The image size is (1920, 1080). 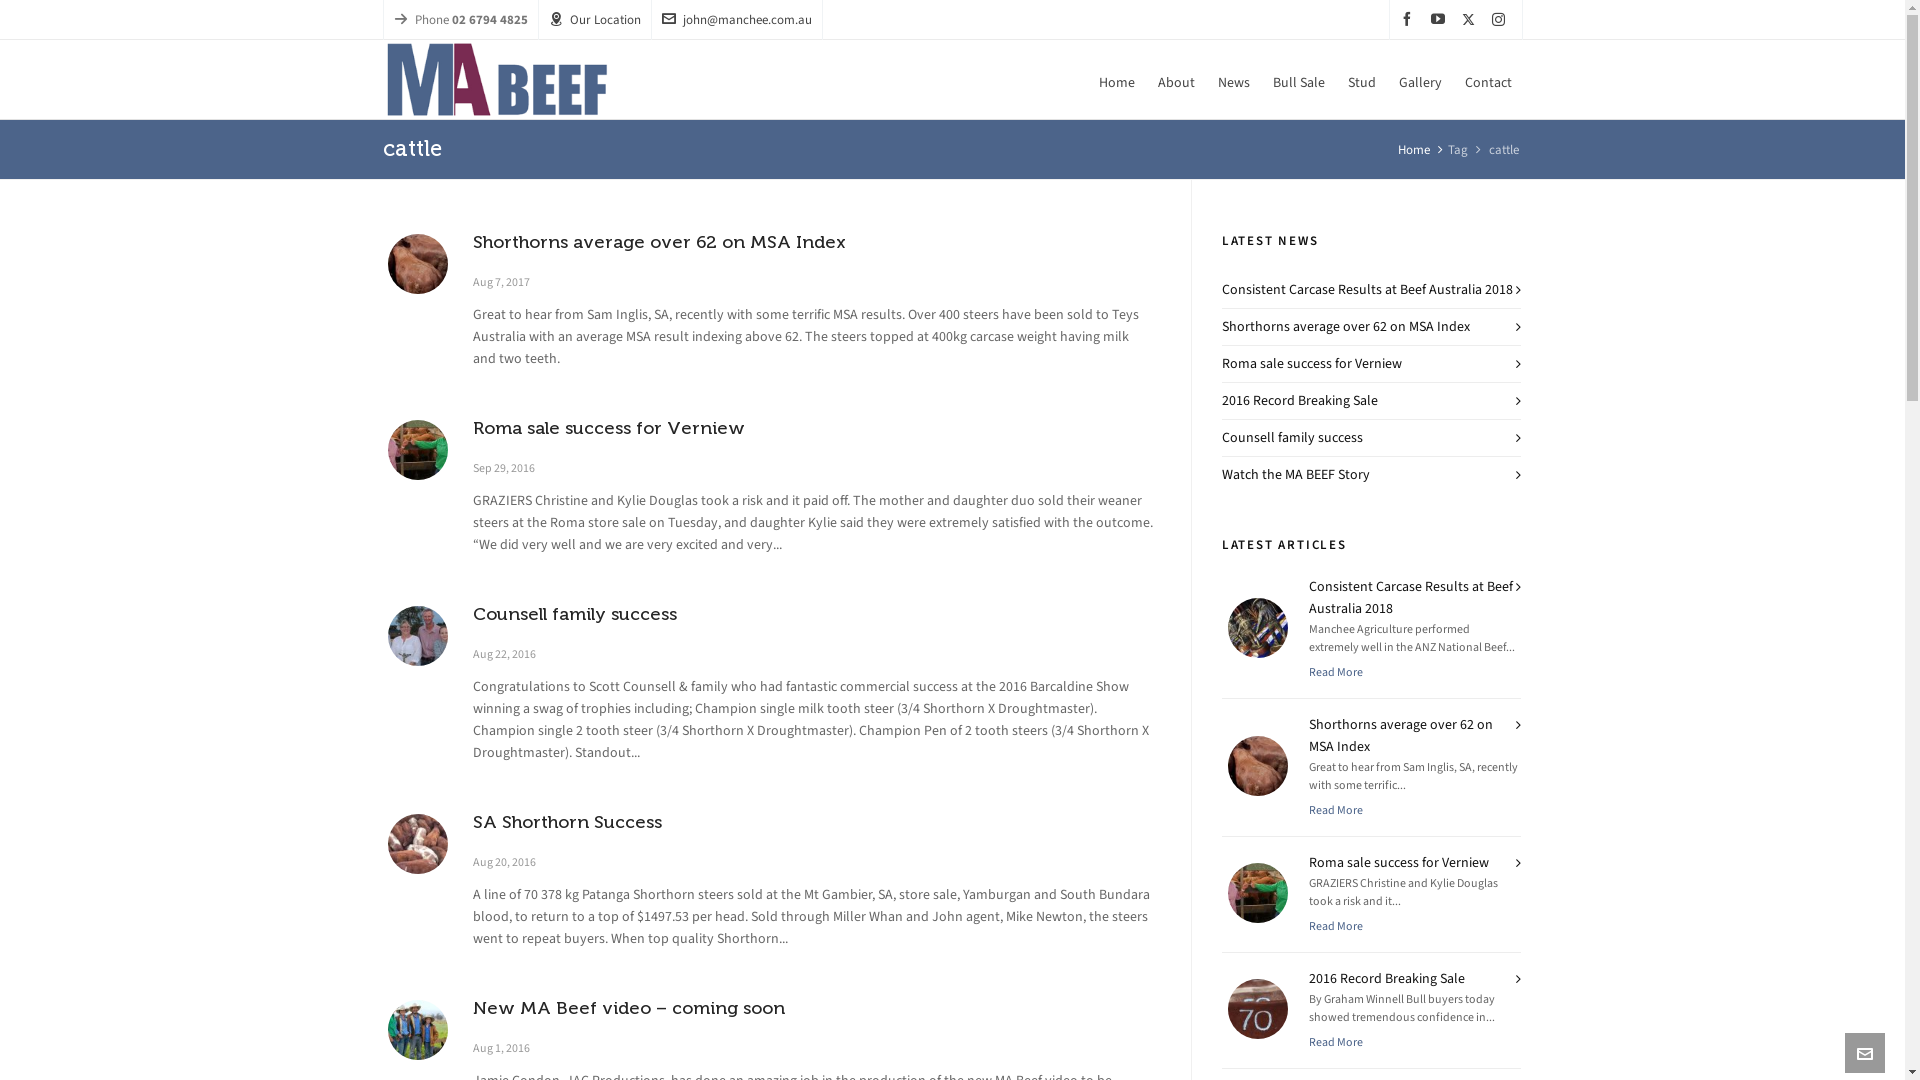 I want to click on 'Bull Sale', so click(x=1299, y=79).